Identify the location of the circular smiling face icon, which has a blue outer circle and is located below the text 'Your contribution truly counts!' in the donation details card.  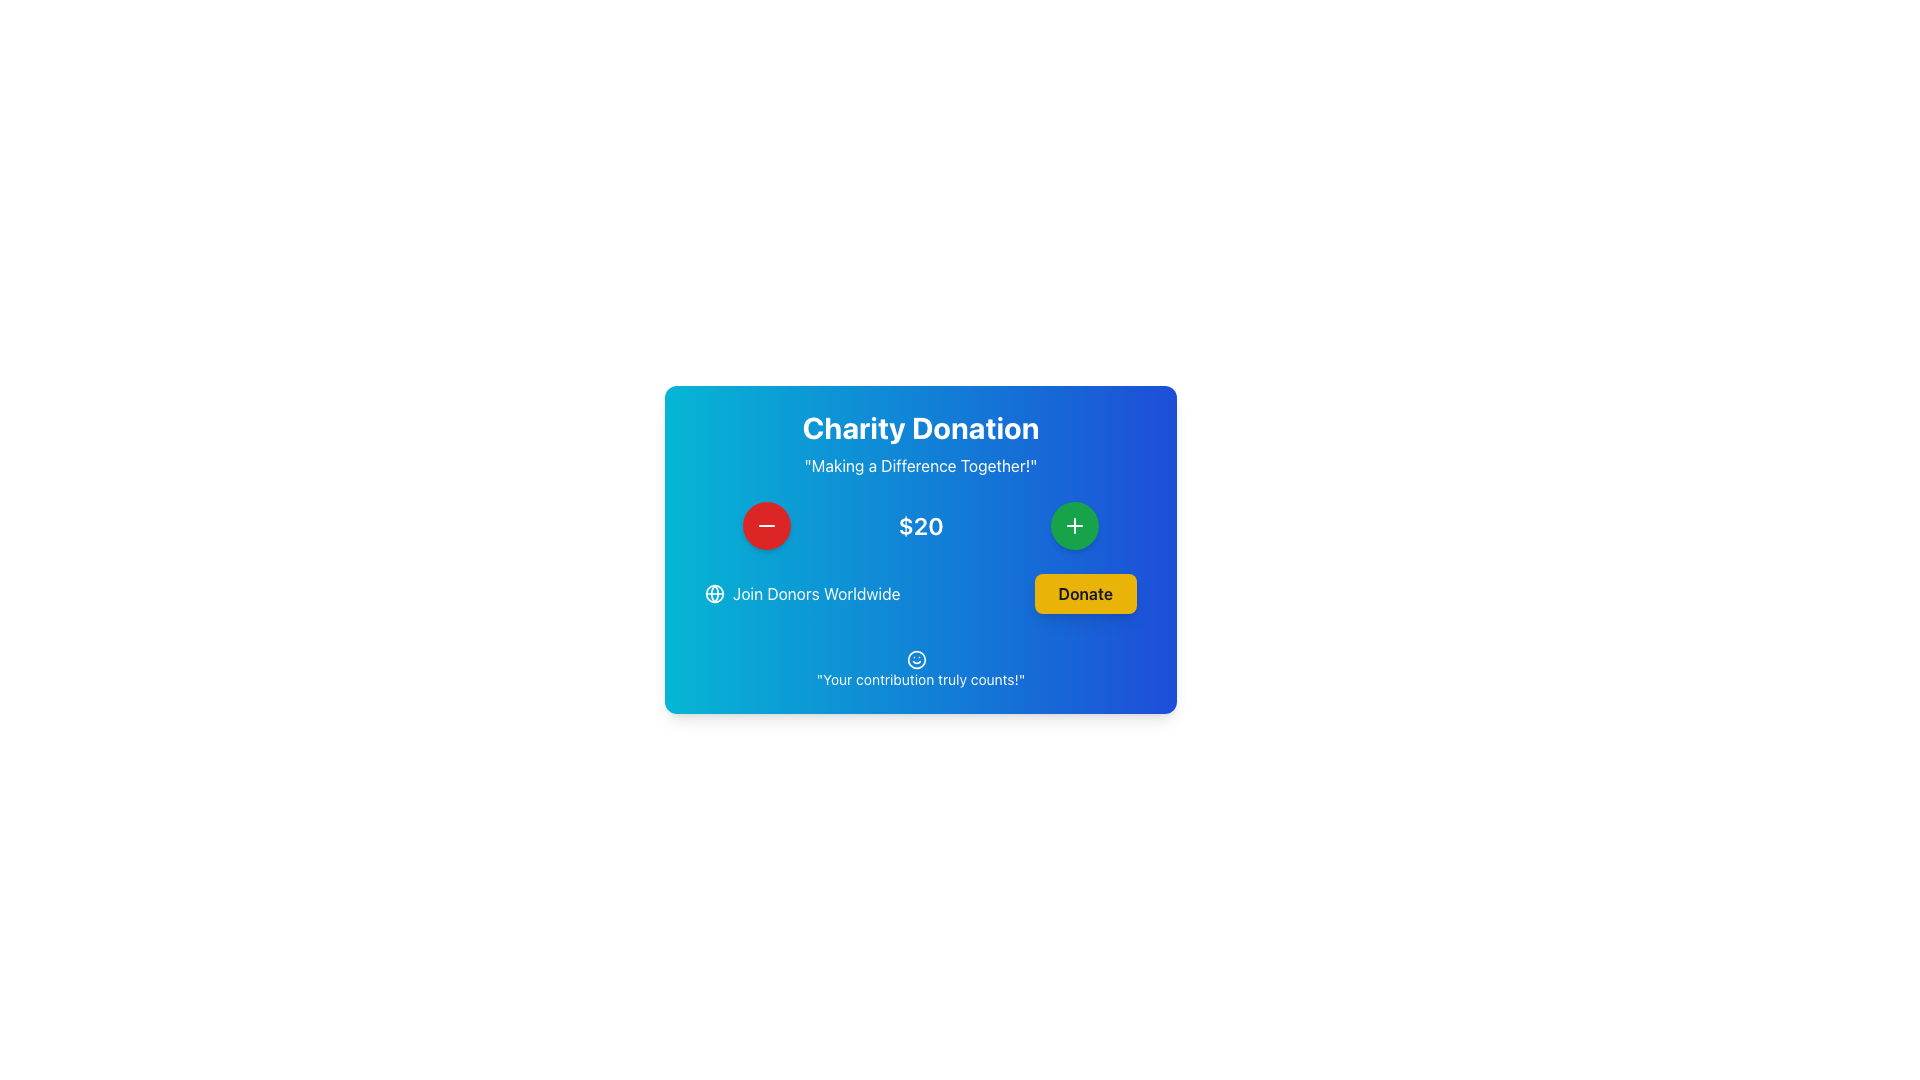
(915, 659).